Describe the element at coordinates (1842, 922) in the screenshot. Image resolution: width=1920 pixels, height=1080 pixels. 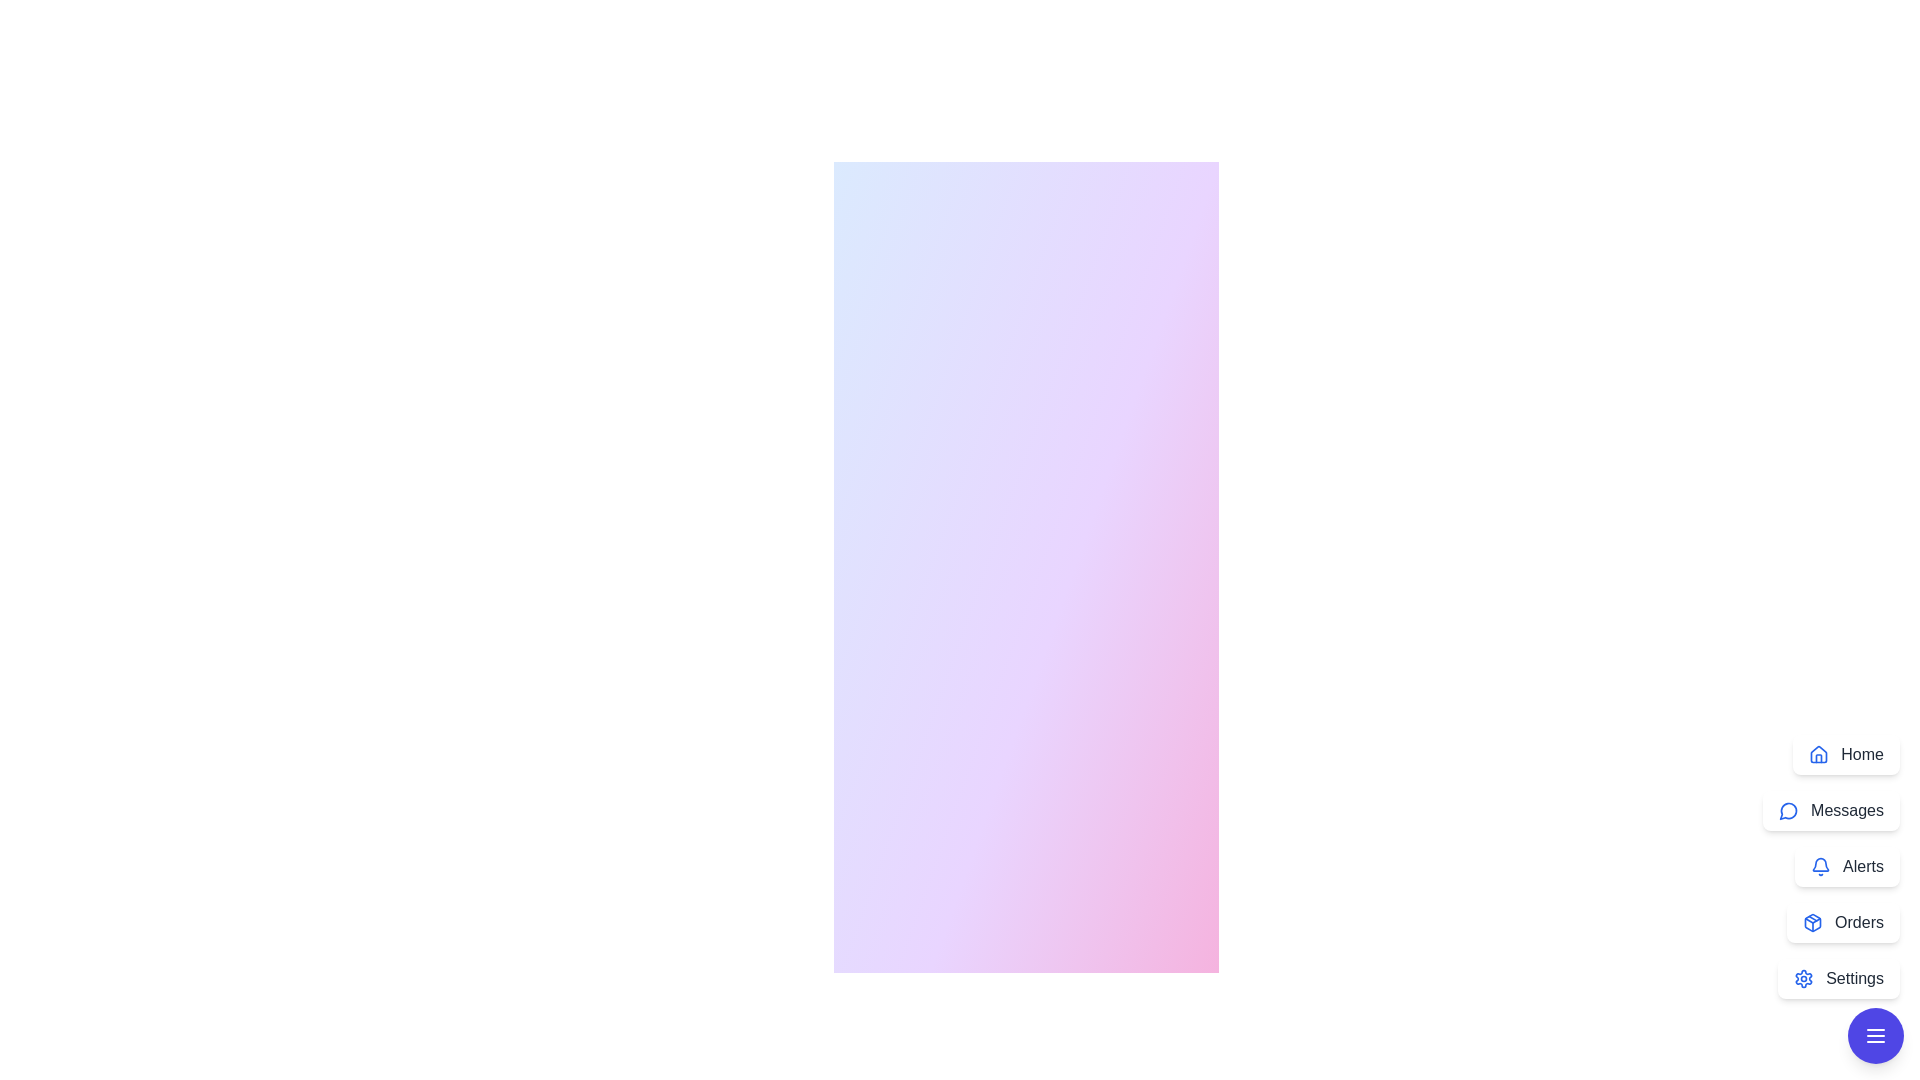
I see `the menu option Orders` at that location.